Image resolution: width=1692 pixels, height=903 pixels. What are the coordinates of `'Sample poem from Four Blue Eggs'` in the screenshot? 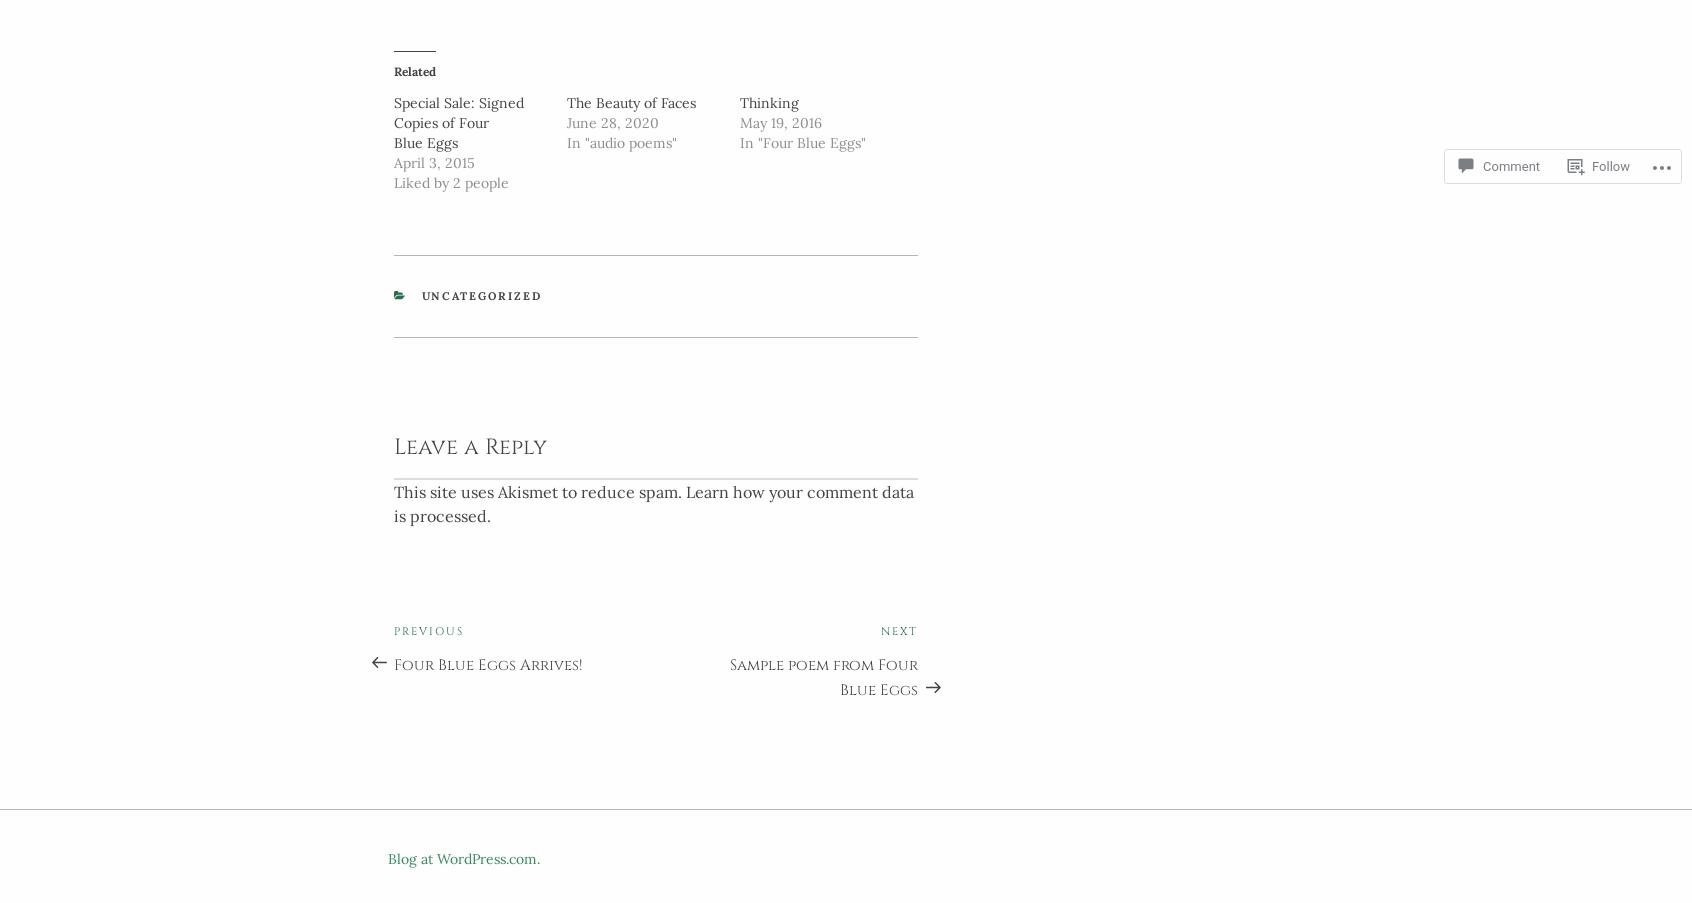 It's located at (824, 671).